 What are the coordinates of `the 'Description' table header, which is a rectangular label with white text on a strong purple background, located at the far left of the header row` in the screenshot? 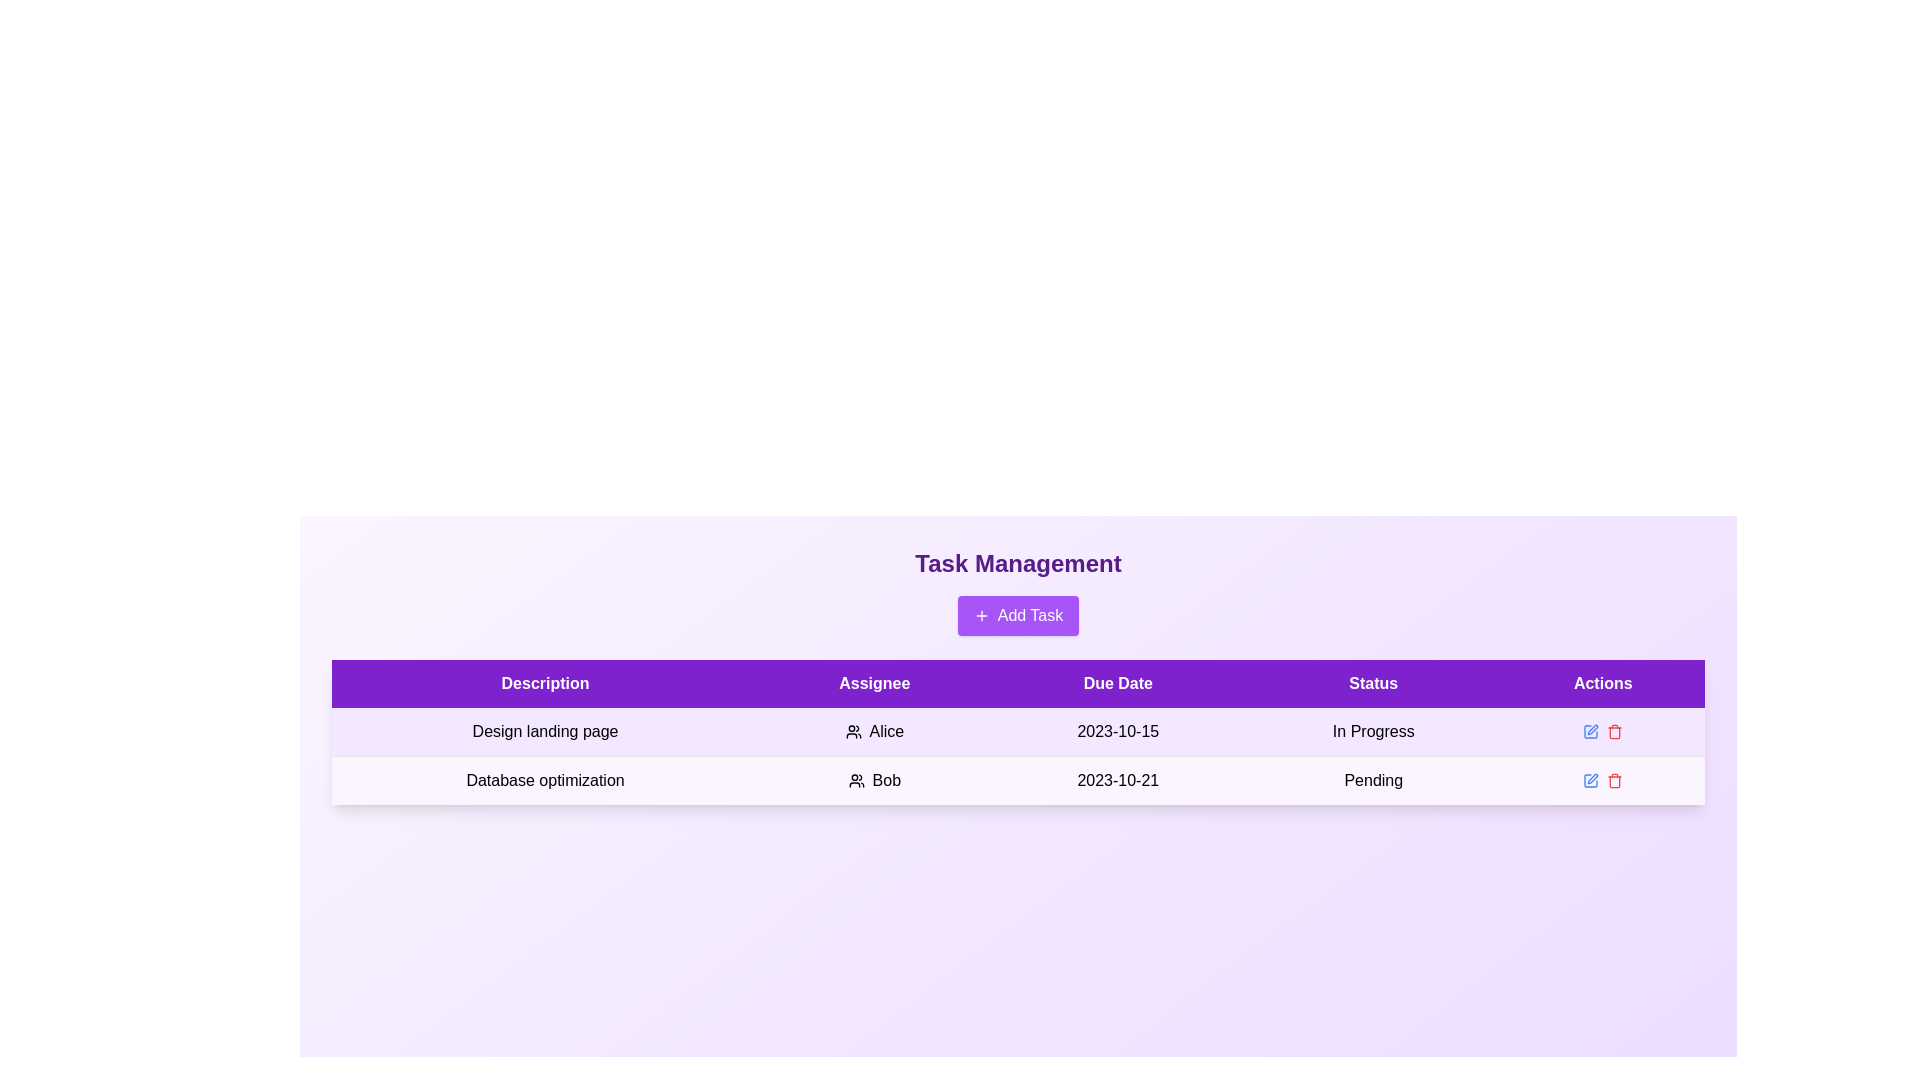 It's located at (545, 682).